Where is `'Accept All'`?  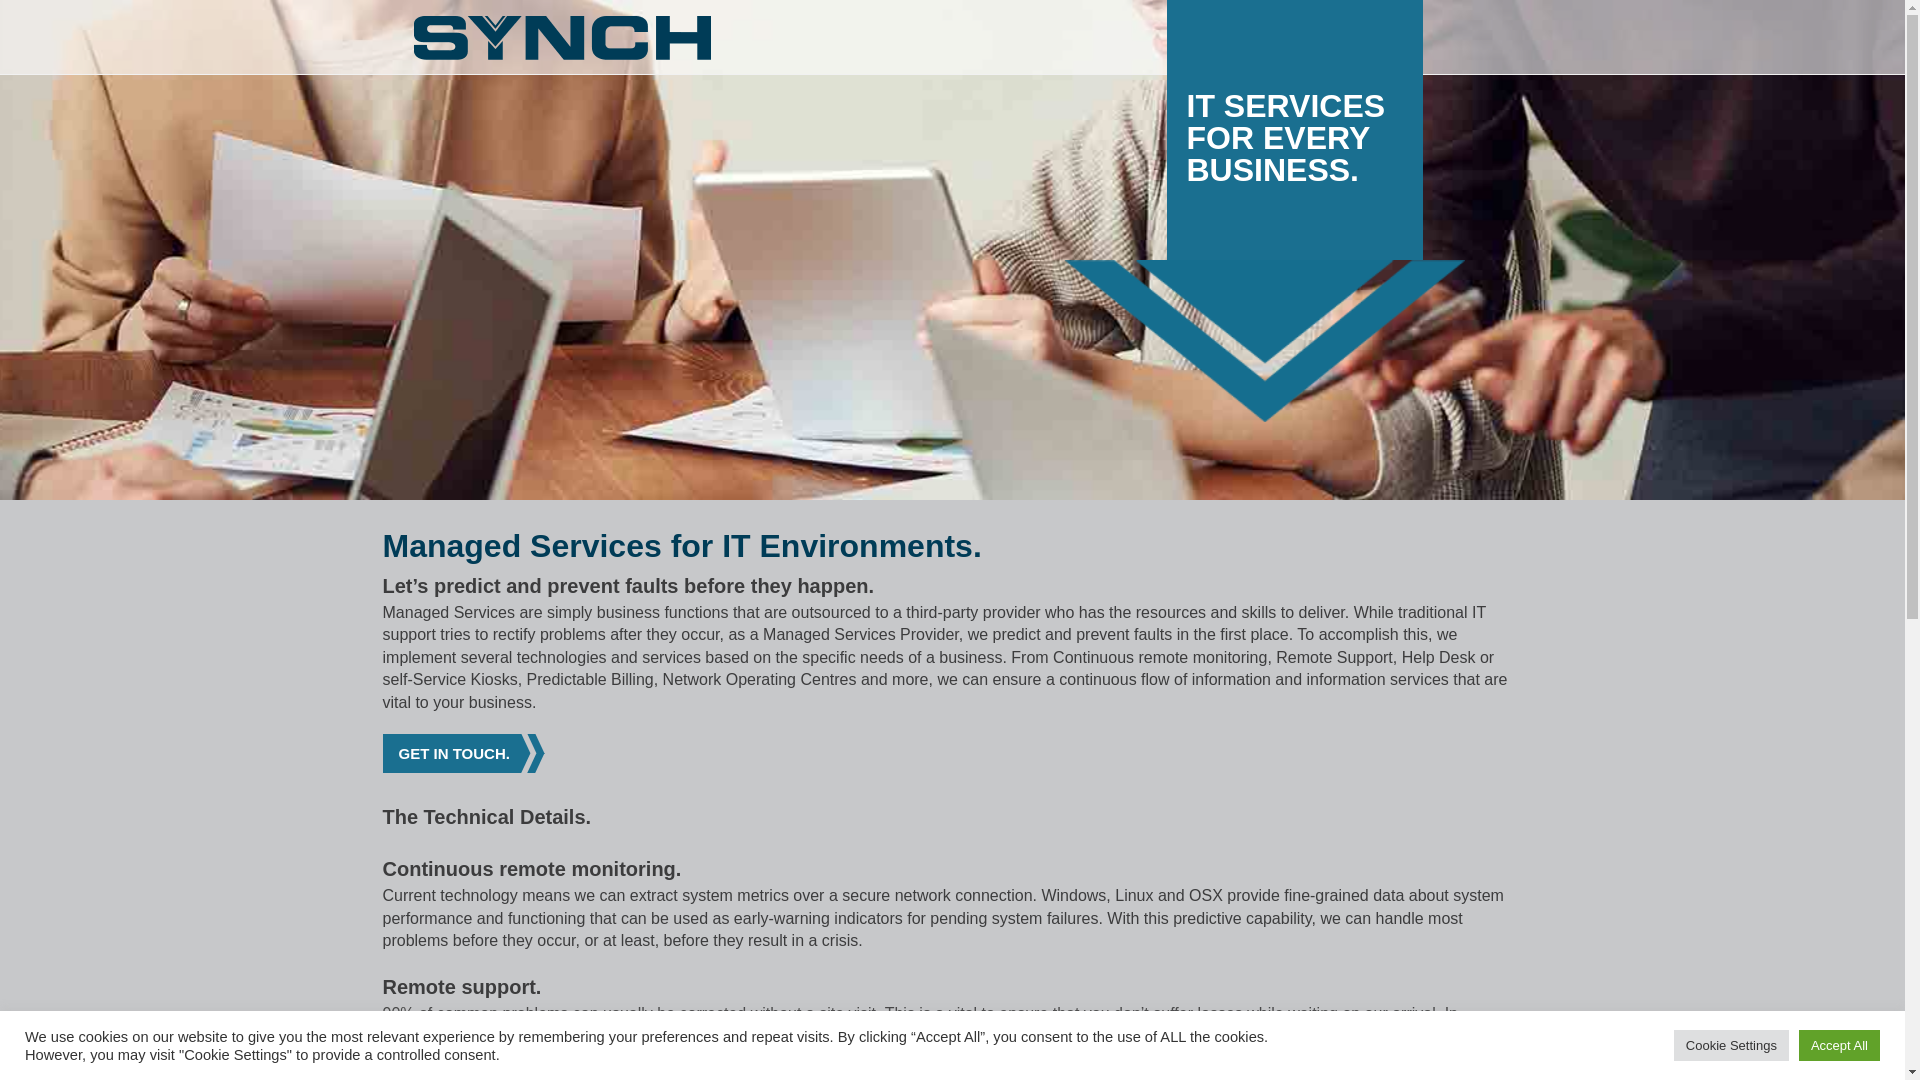
'Accept All' is located at coordinates (1839, 1044).